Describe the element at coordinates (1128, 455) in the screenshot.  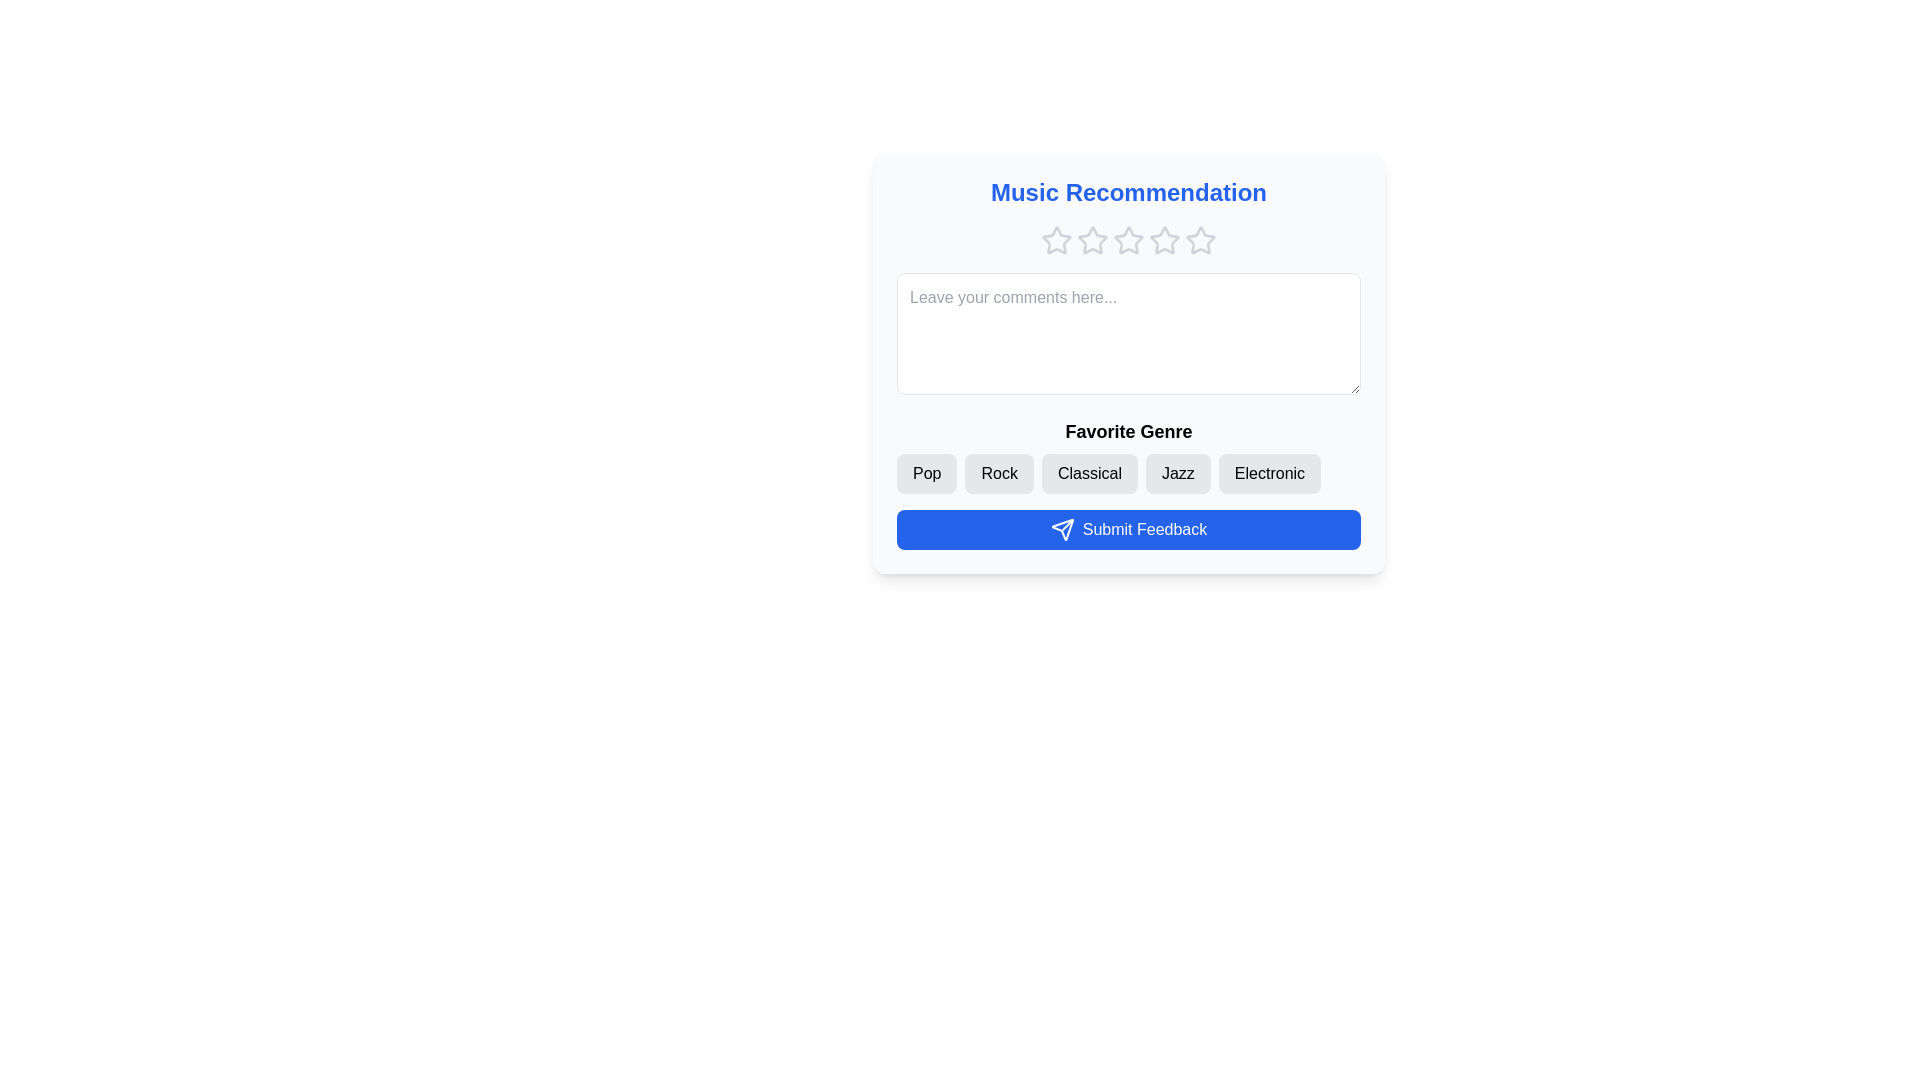
I see `the 'Classical' button within the grouped button selection` at that location.